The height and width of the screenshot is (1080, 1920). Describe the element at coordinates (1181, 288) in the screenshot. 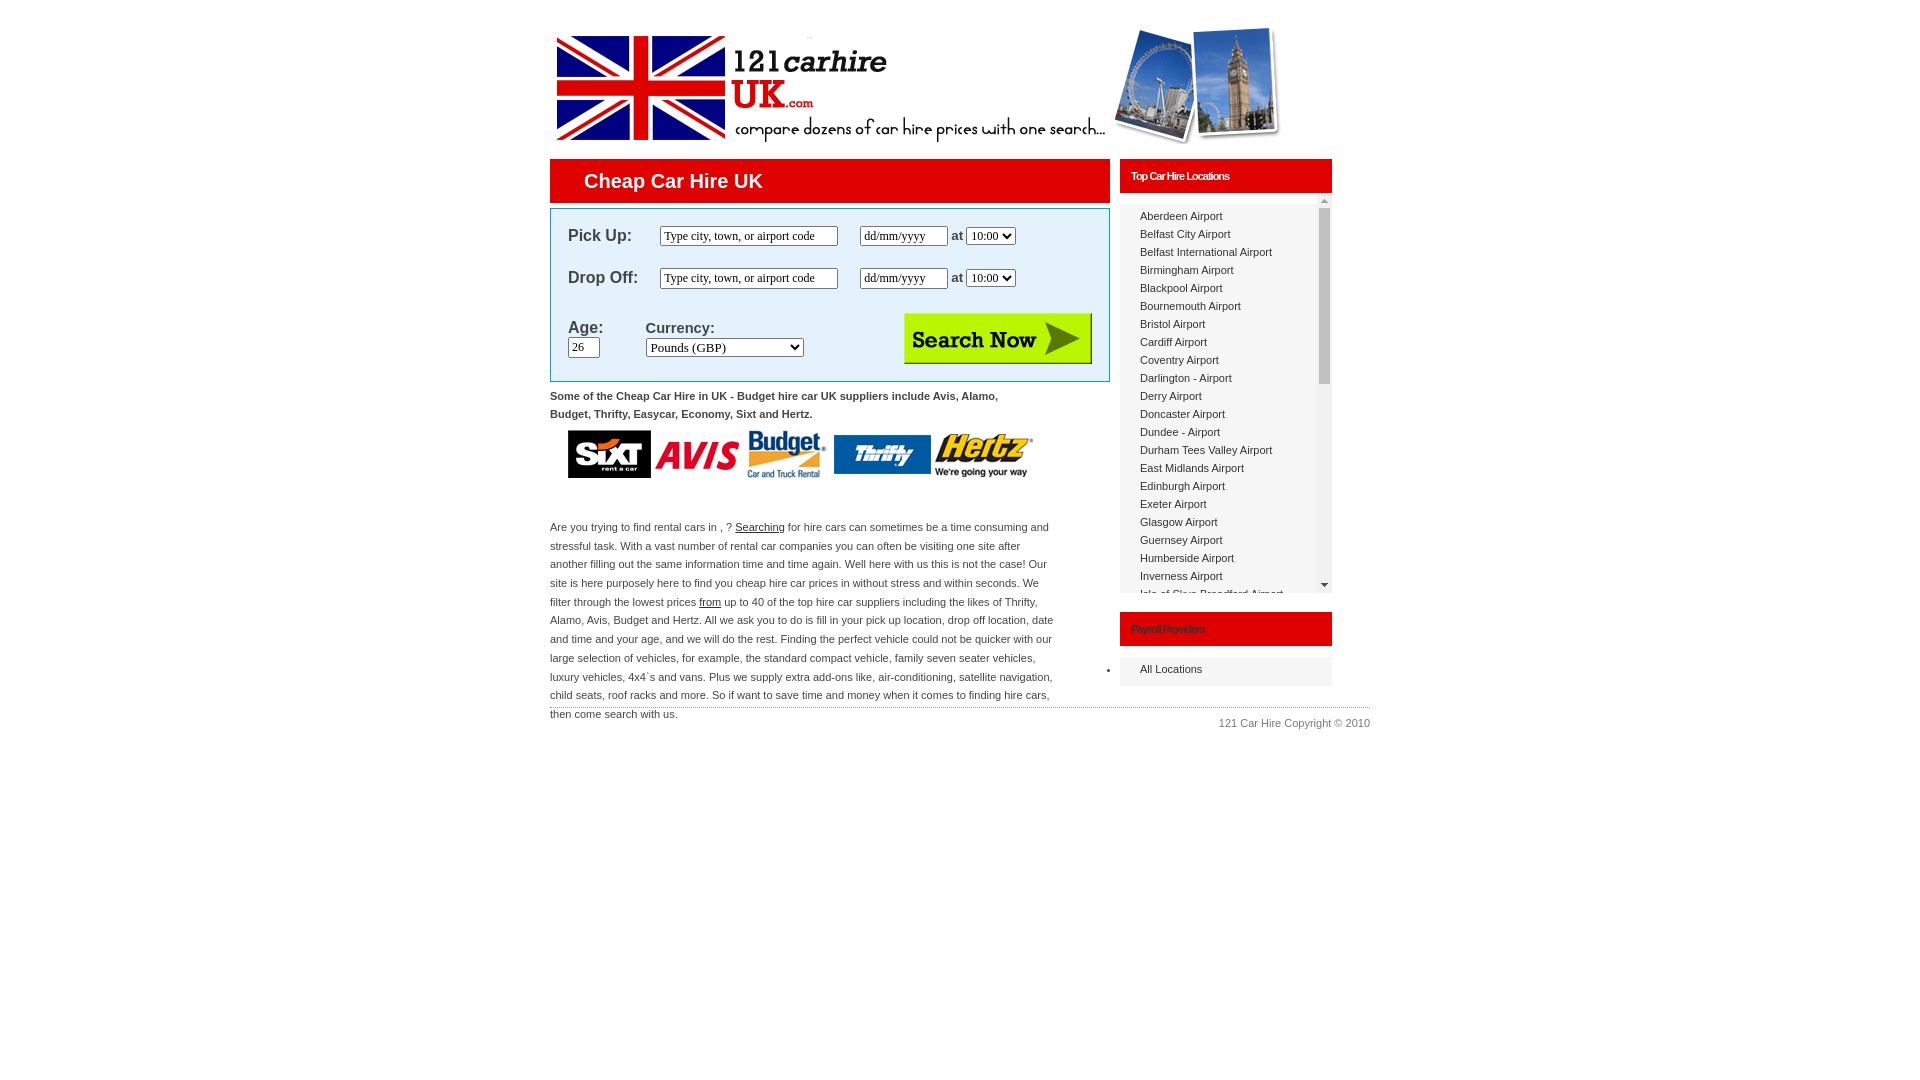

I see `'Blackpool Airport'` at that location.